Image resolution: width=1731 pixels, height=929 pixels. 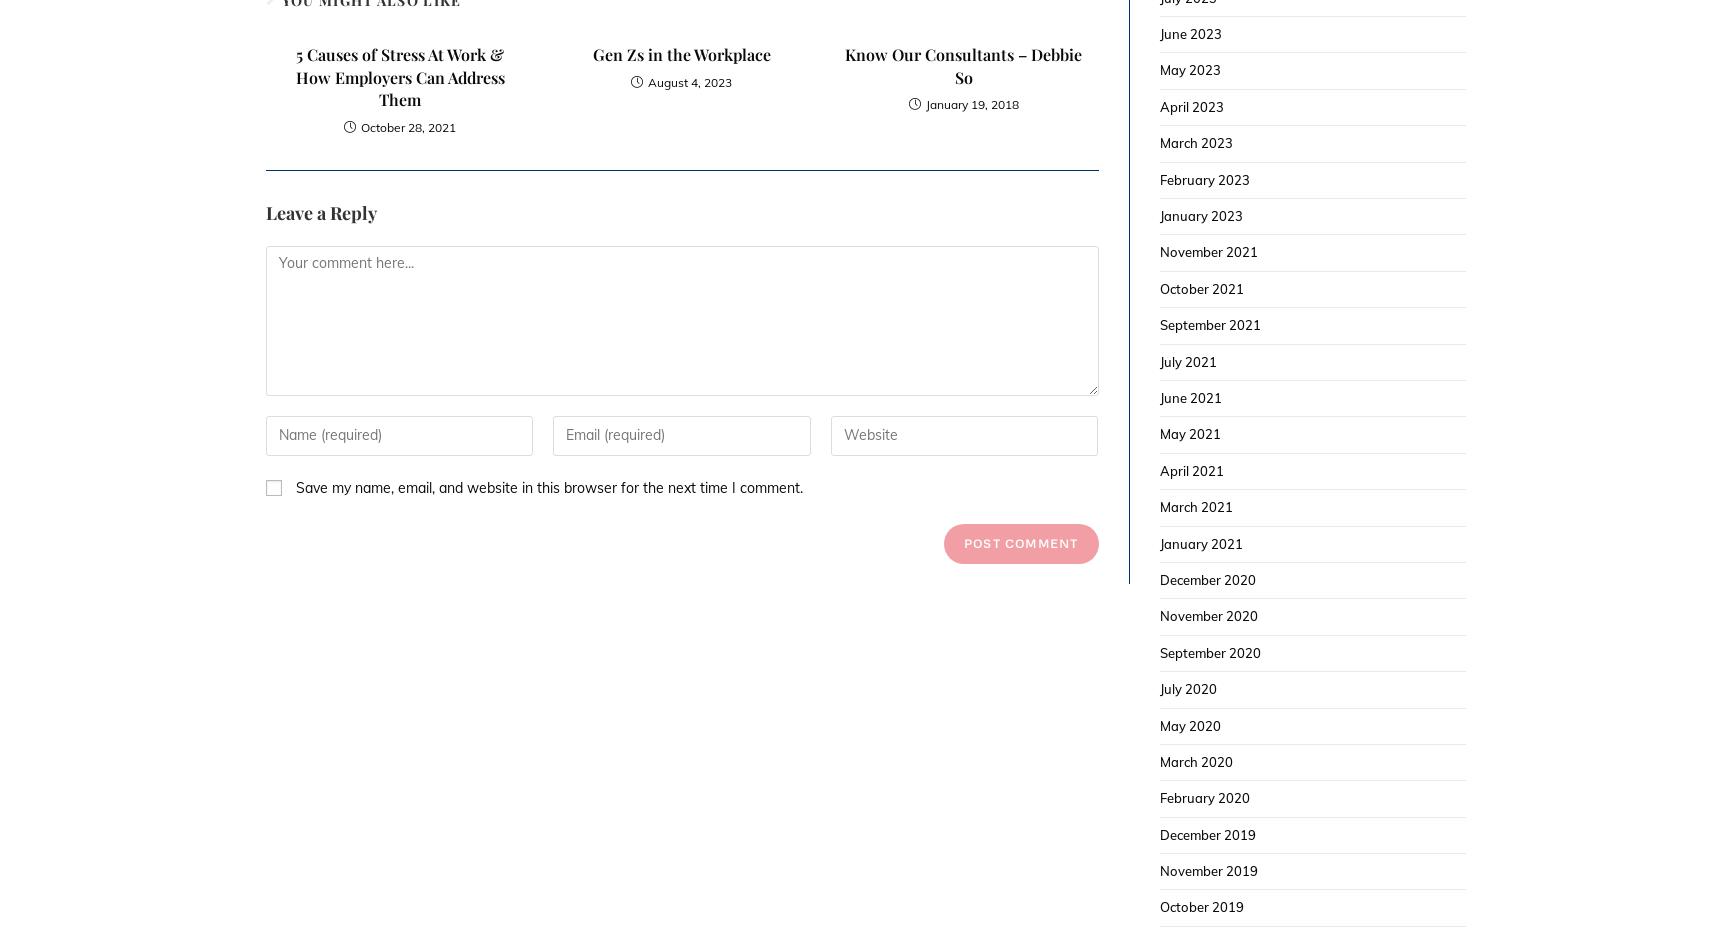 I want to click on 'Know Our Consultants – Debbie So', so click(x=962, y=64).